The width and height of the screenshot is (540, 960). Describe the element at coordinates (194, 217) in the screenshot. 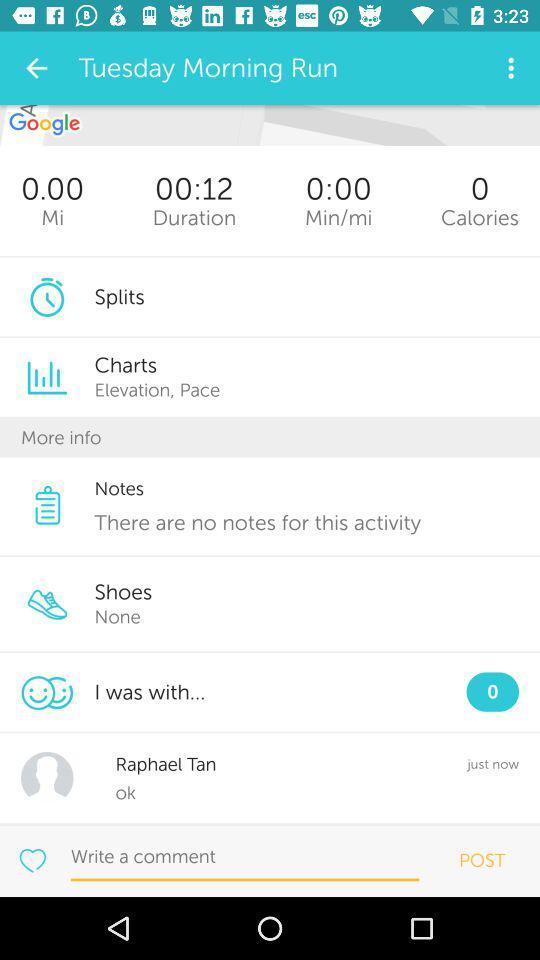

I see `the item to the right of the 0.00 item` at that location.